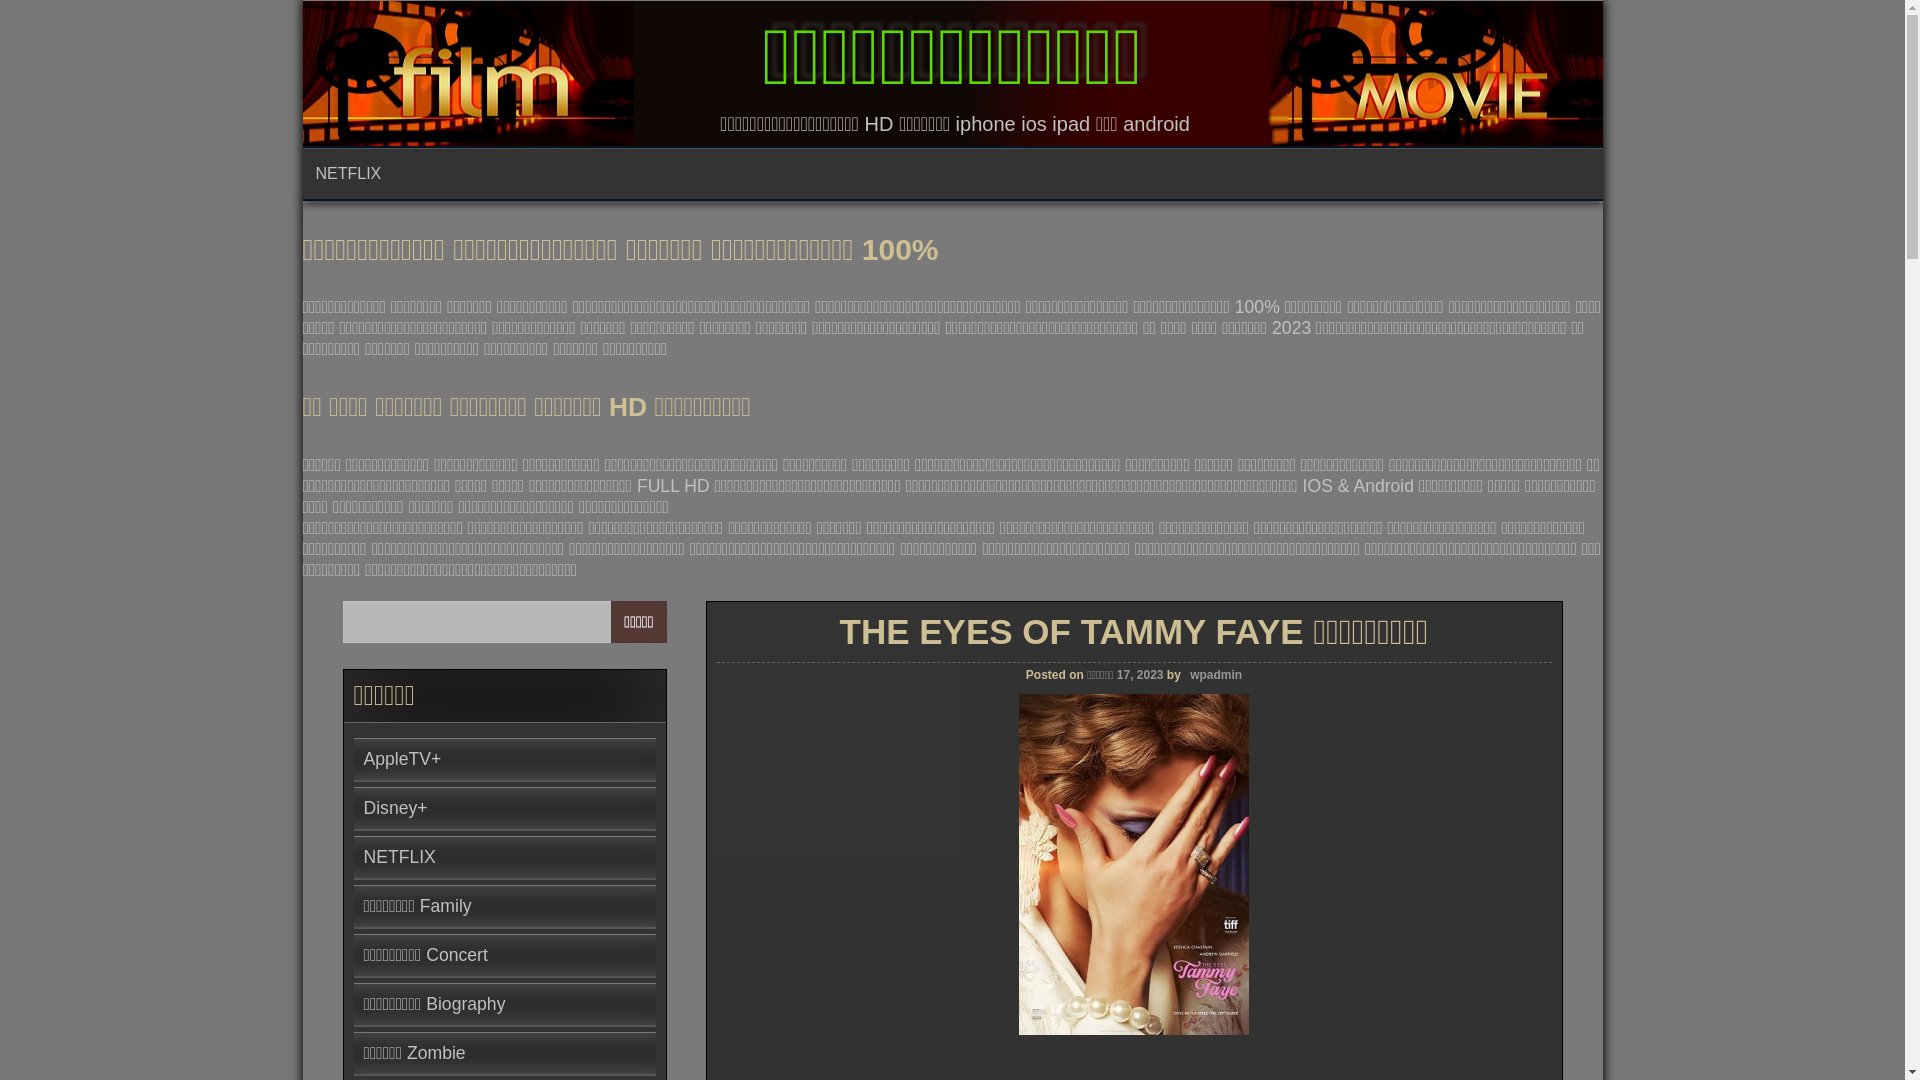 The height and width of the screenshot is (1080, 1920). Describe the element at coordinates (399, 855) in the screenshot. I see `'NETFLIX'` at that location.